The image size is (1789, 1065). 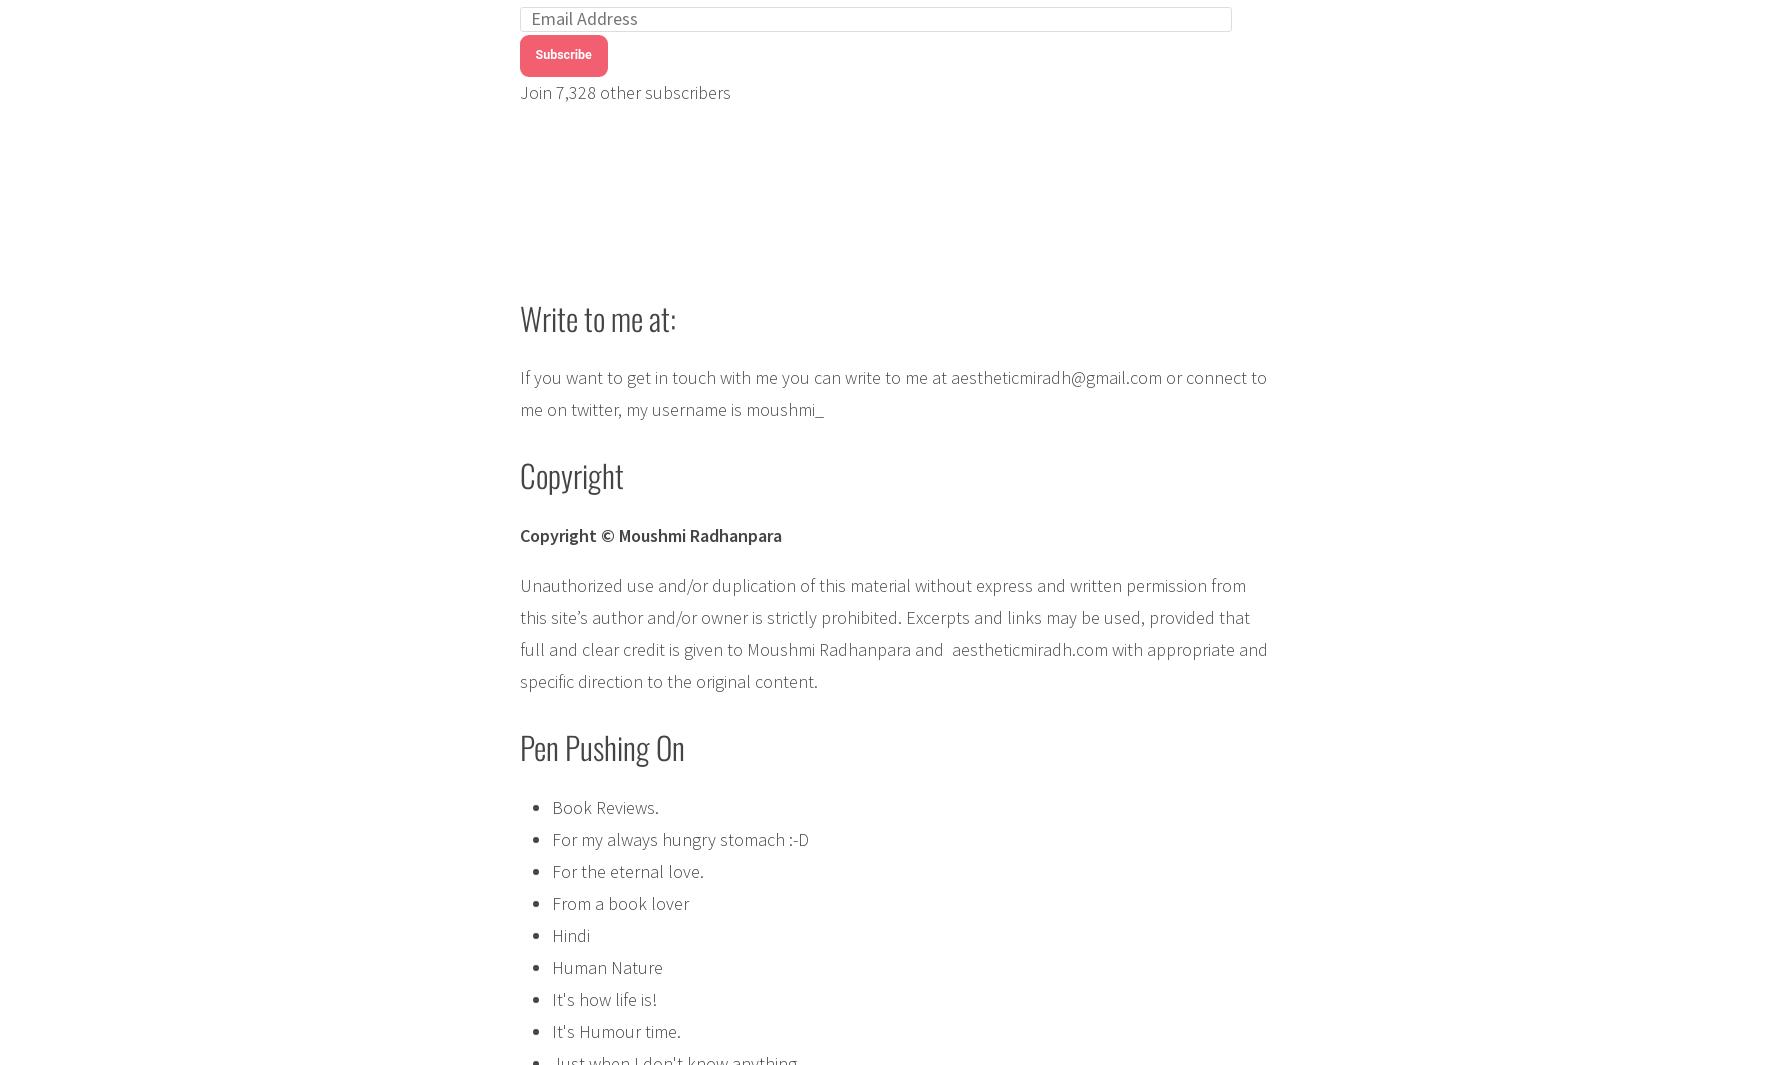 I want to click on 'Subscribe', so click(x=561, y=53).